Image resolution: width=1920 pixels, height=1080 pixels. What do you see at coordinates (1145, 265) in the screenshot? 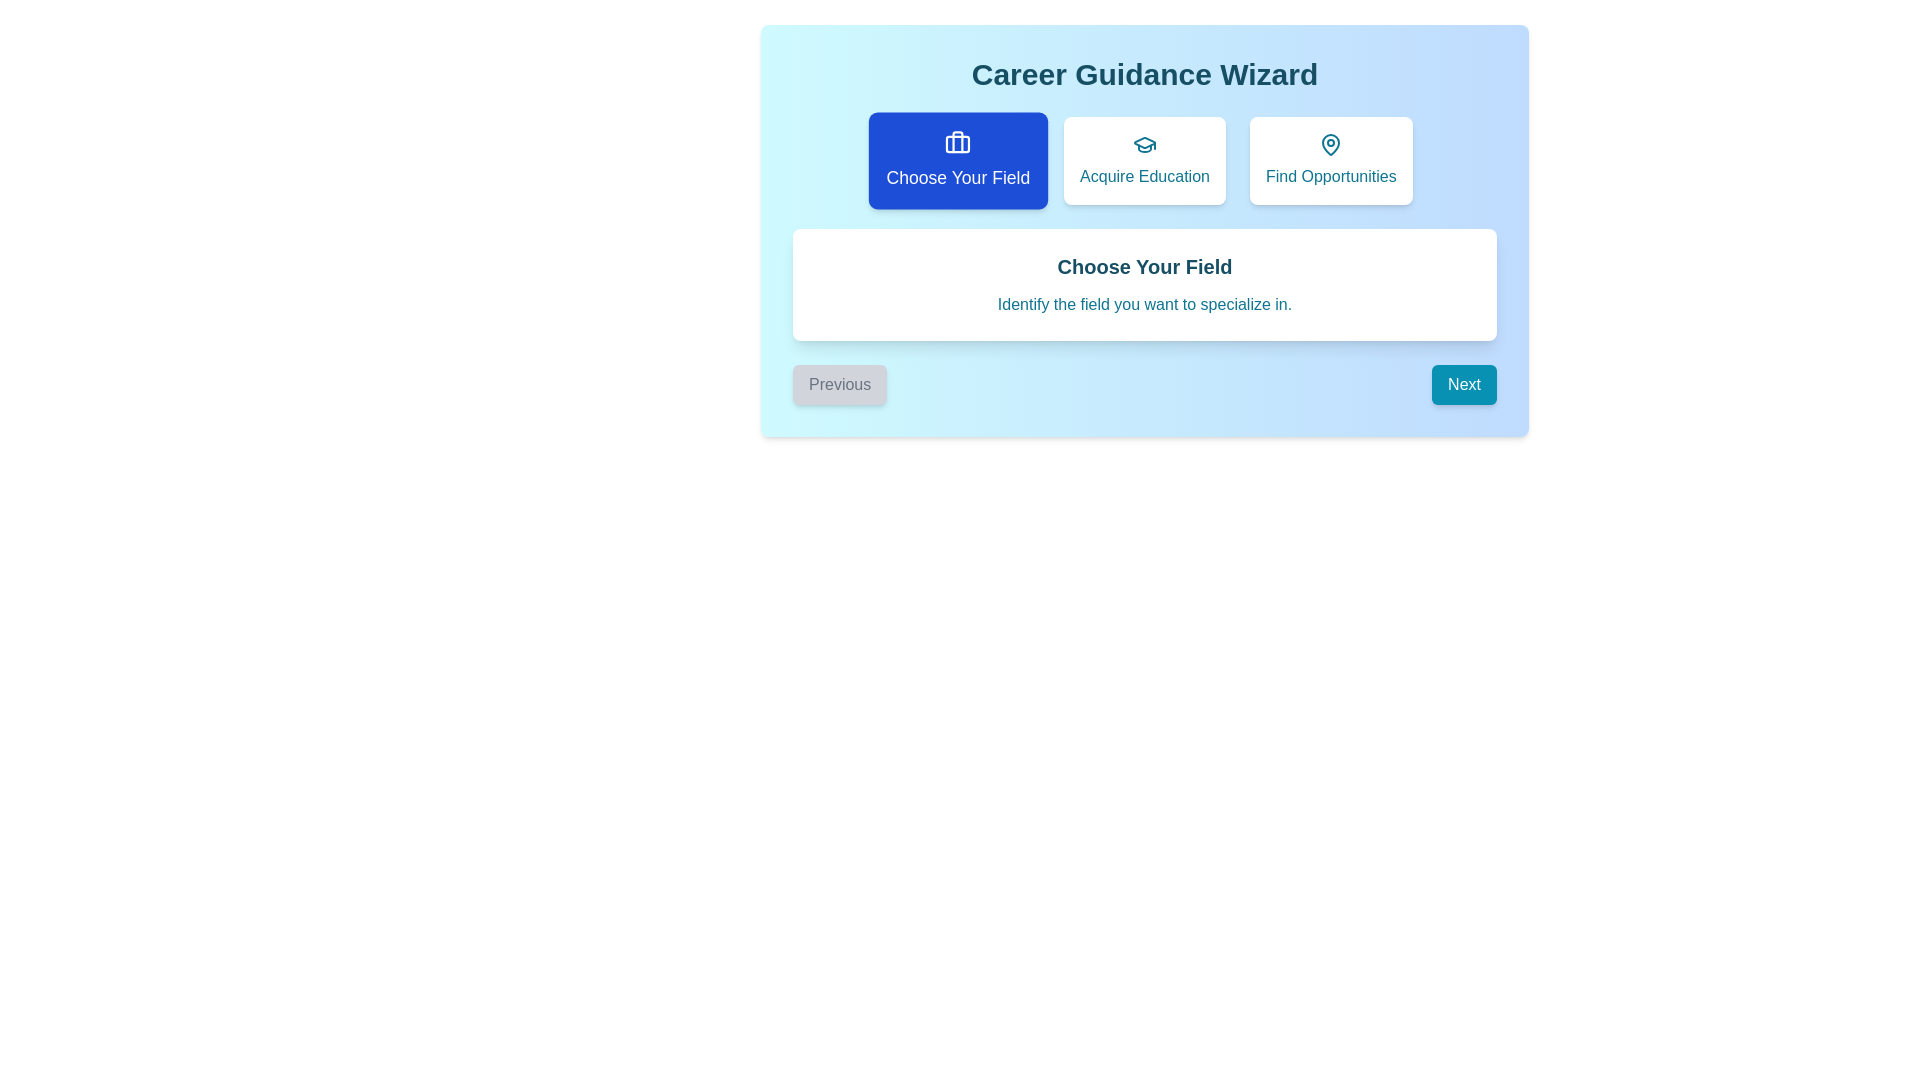
I see `the Heading text that introduces the section for choosing a field of specialization, located in the middle of a white card with rounded corners on a light blue background` at bounding box center [1145, 265].